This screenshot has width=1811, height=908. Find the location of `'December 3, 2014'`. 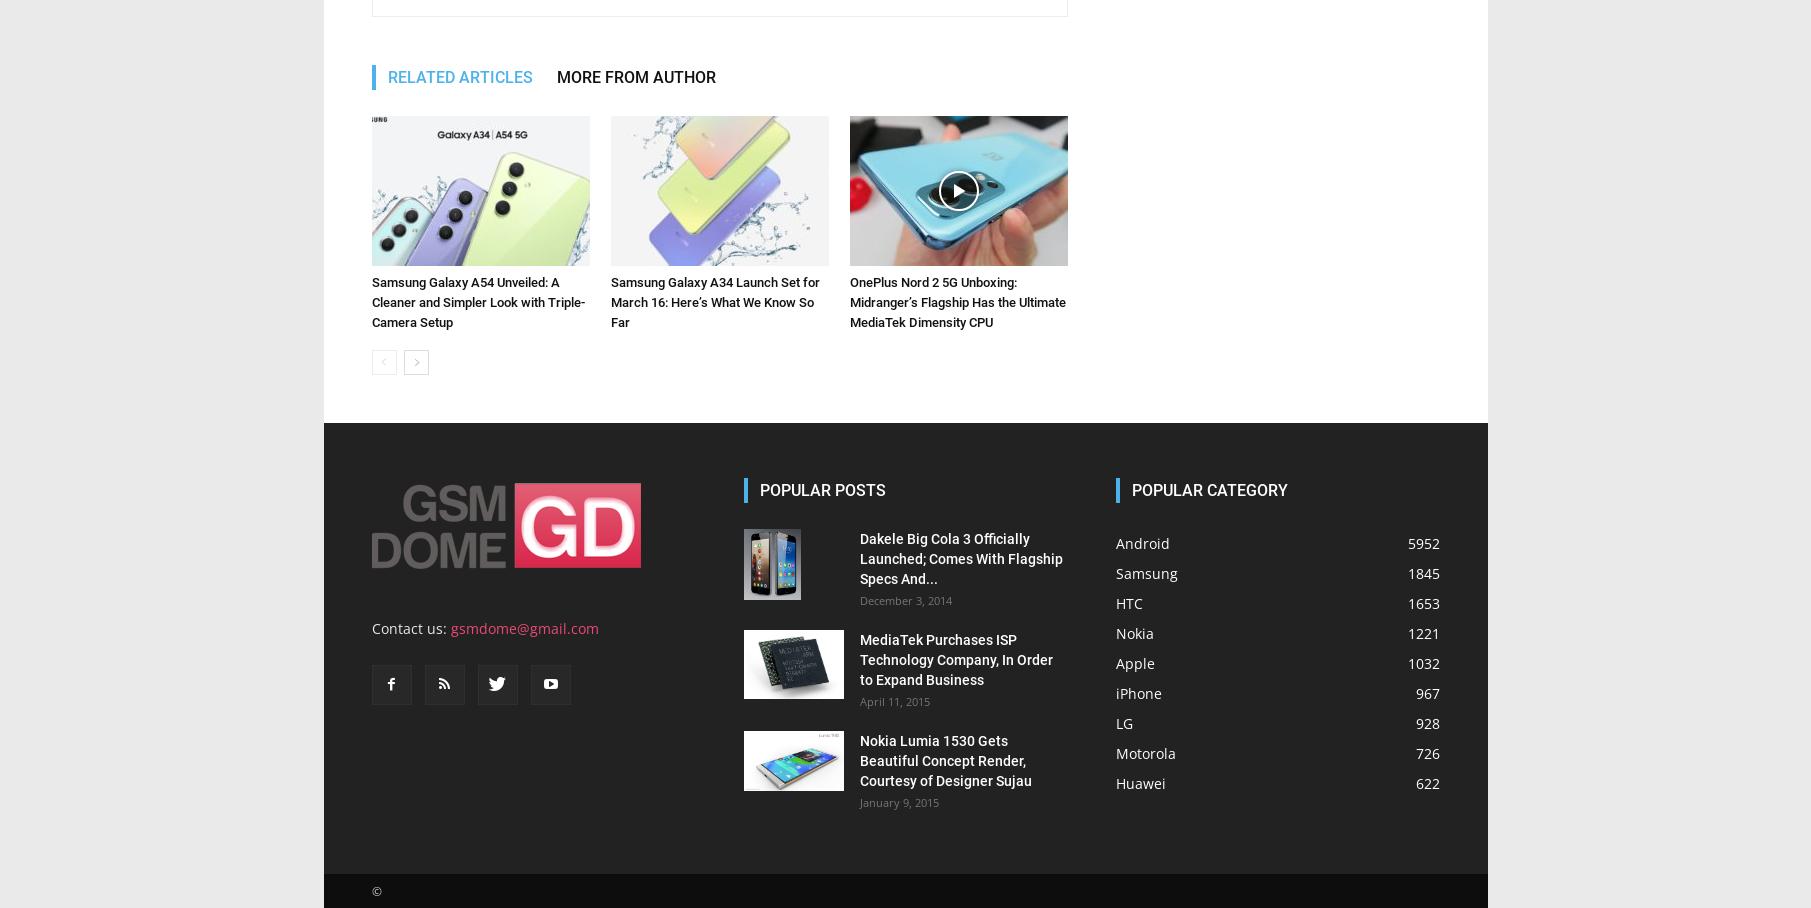

'December 3, 2014' is located at coordinates (904, 600).